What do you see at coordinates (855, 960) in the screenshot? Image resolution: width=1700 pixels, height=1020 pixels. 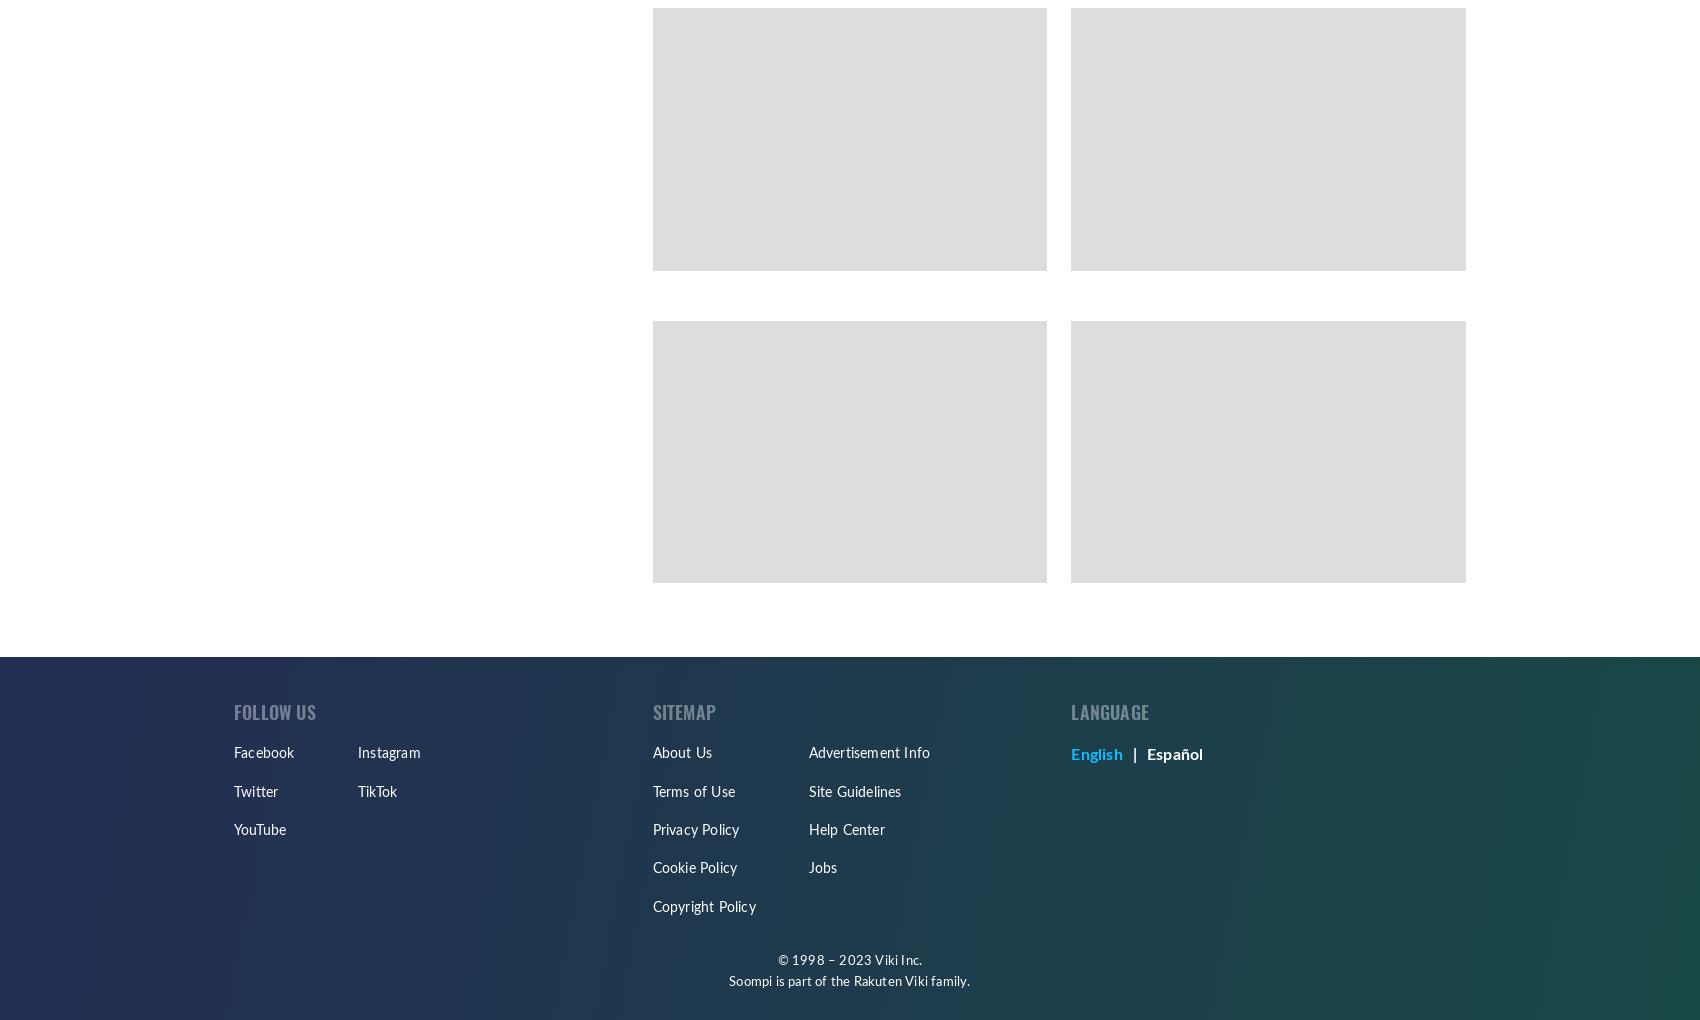 I see `'2023'` at bounding box center [855, 960].